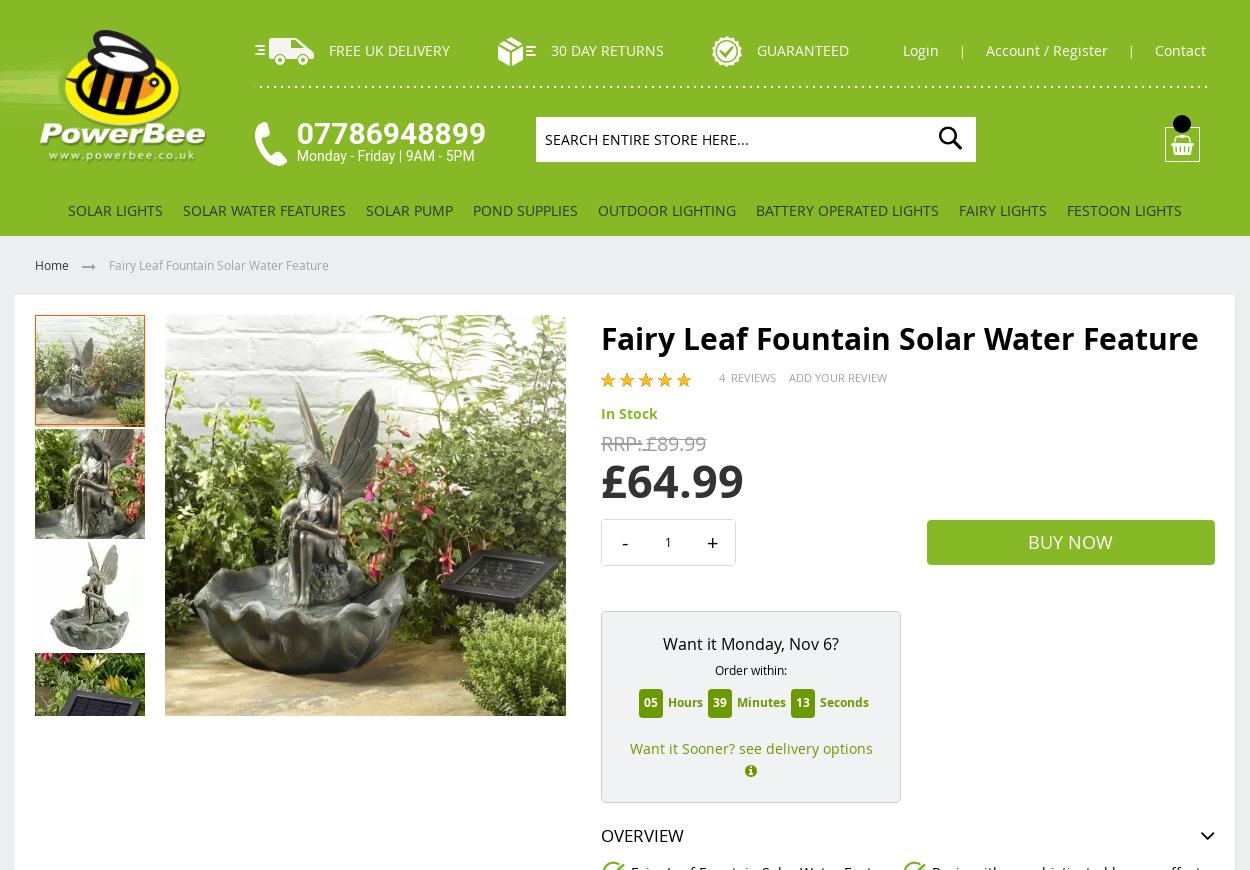 The image size is (1250, 870). Describe the element at coordinates (903, 49) in the screenshot. I see `'Login'` at that location.